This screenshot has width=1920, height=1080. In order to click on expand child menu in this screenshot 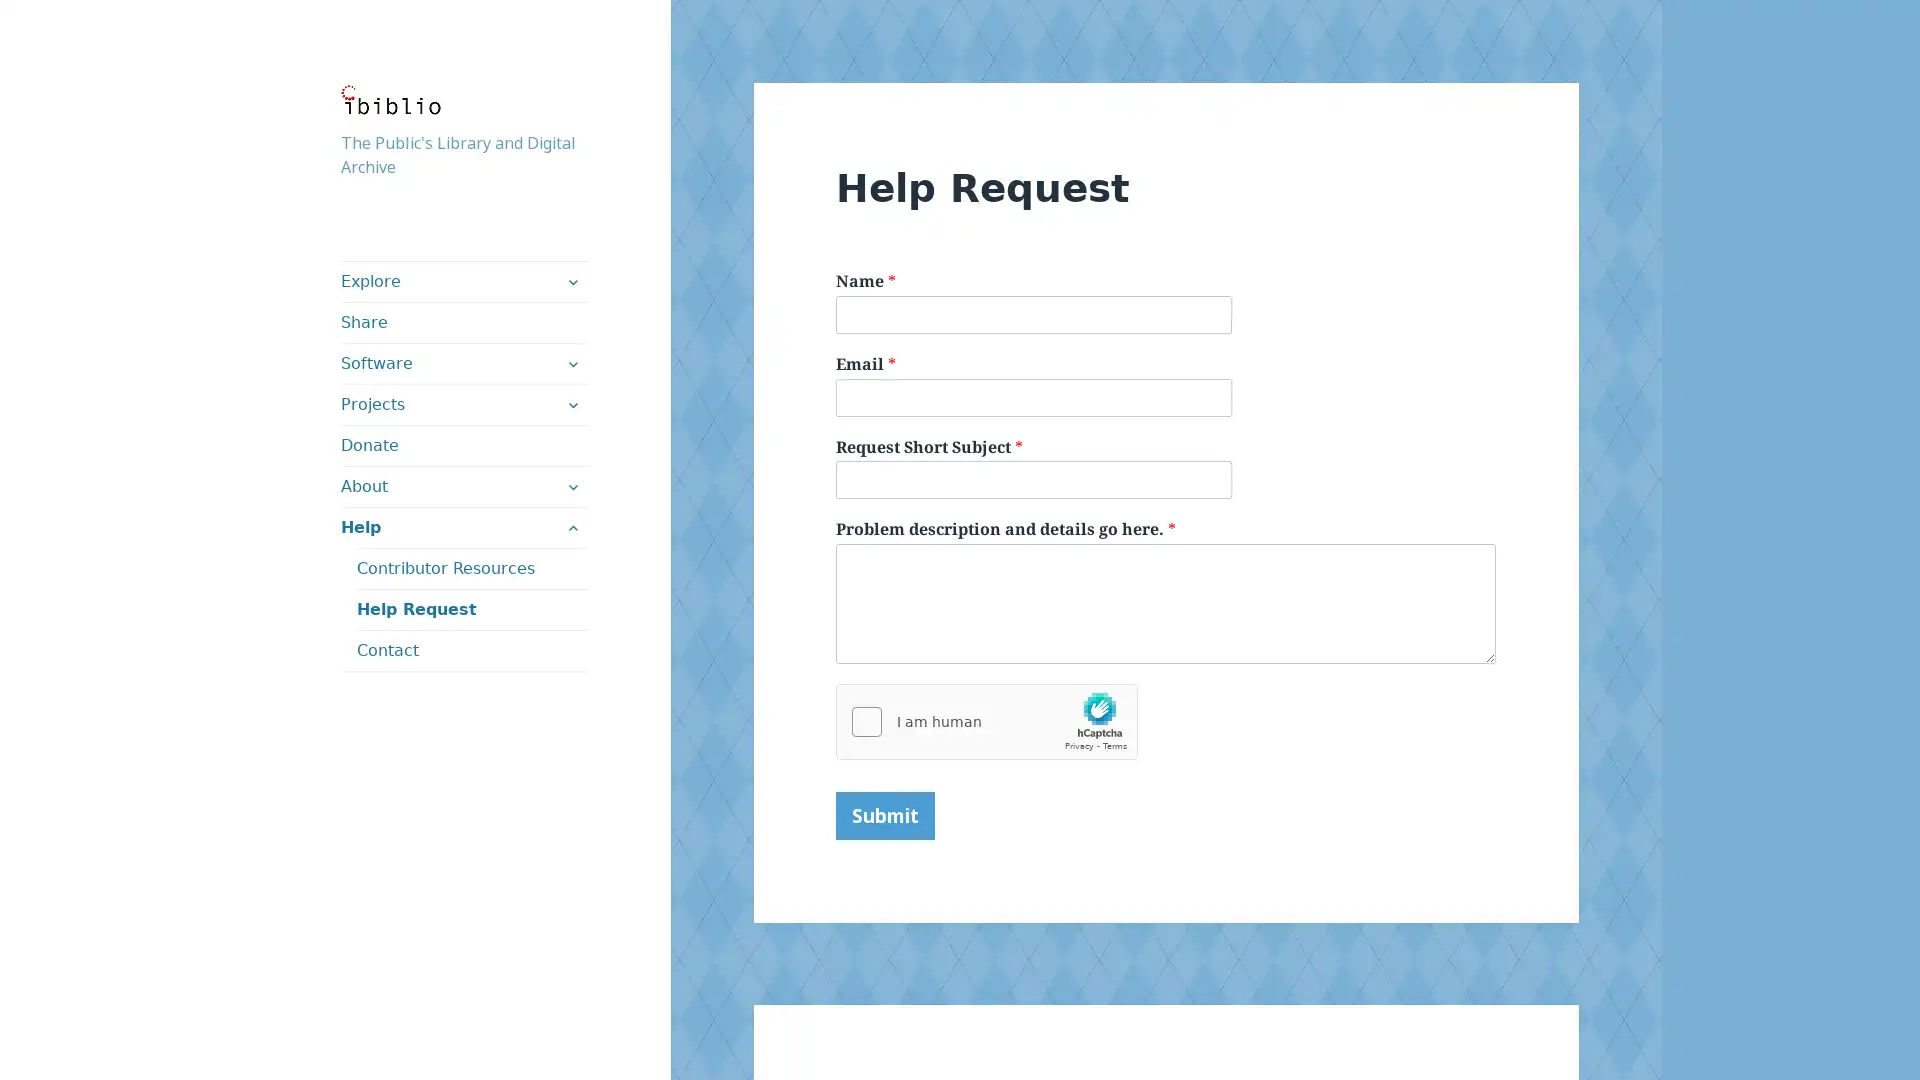, I will do `click(570, 527)`.